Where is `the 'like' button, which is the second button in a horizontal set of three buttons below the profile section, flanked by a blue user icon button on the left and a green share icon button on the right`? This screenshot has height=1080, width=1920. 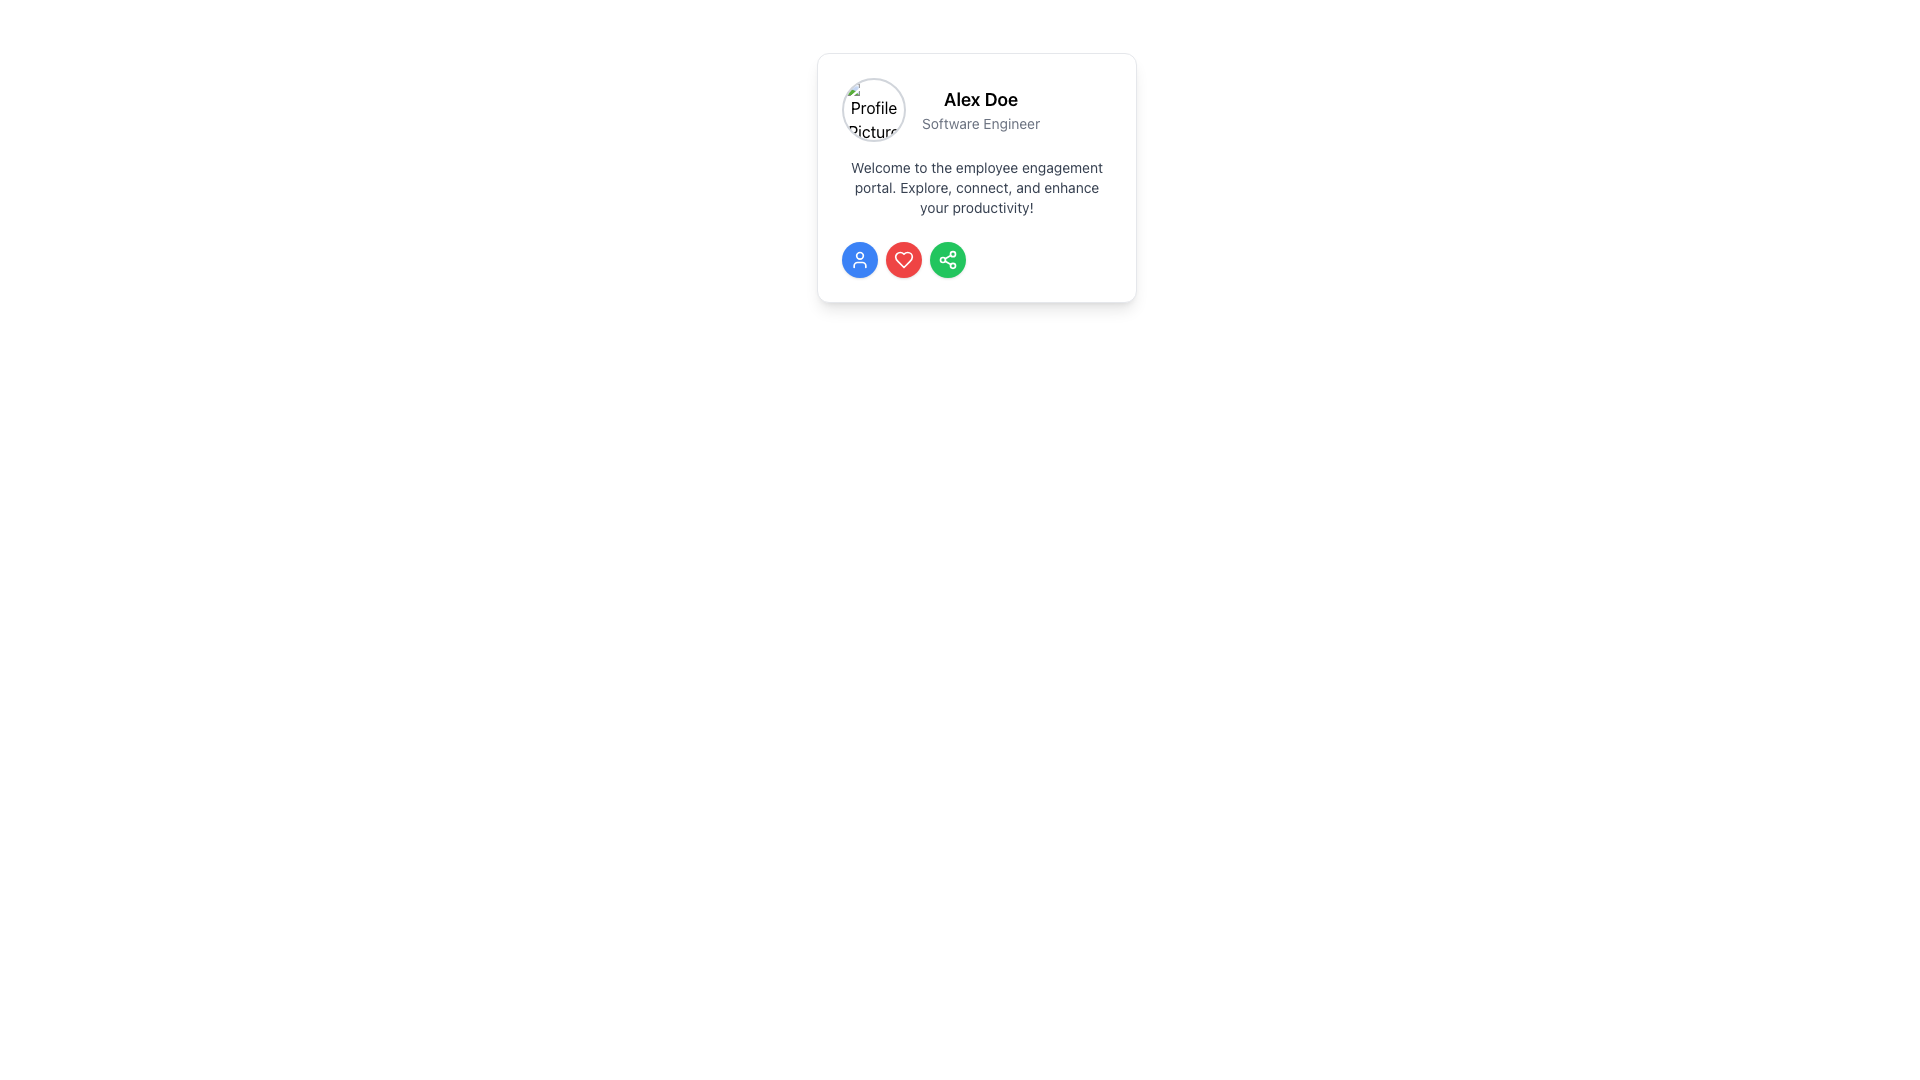 the 'like' button, which is the second button in a horizontal set of three buttons below the profile section, flanked by a blue user icon button on the left and a green share icon button on the right is located at coordinates (902, 258).